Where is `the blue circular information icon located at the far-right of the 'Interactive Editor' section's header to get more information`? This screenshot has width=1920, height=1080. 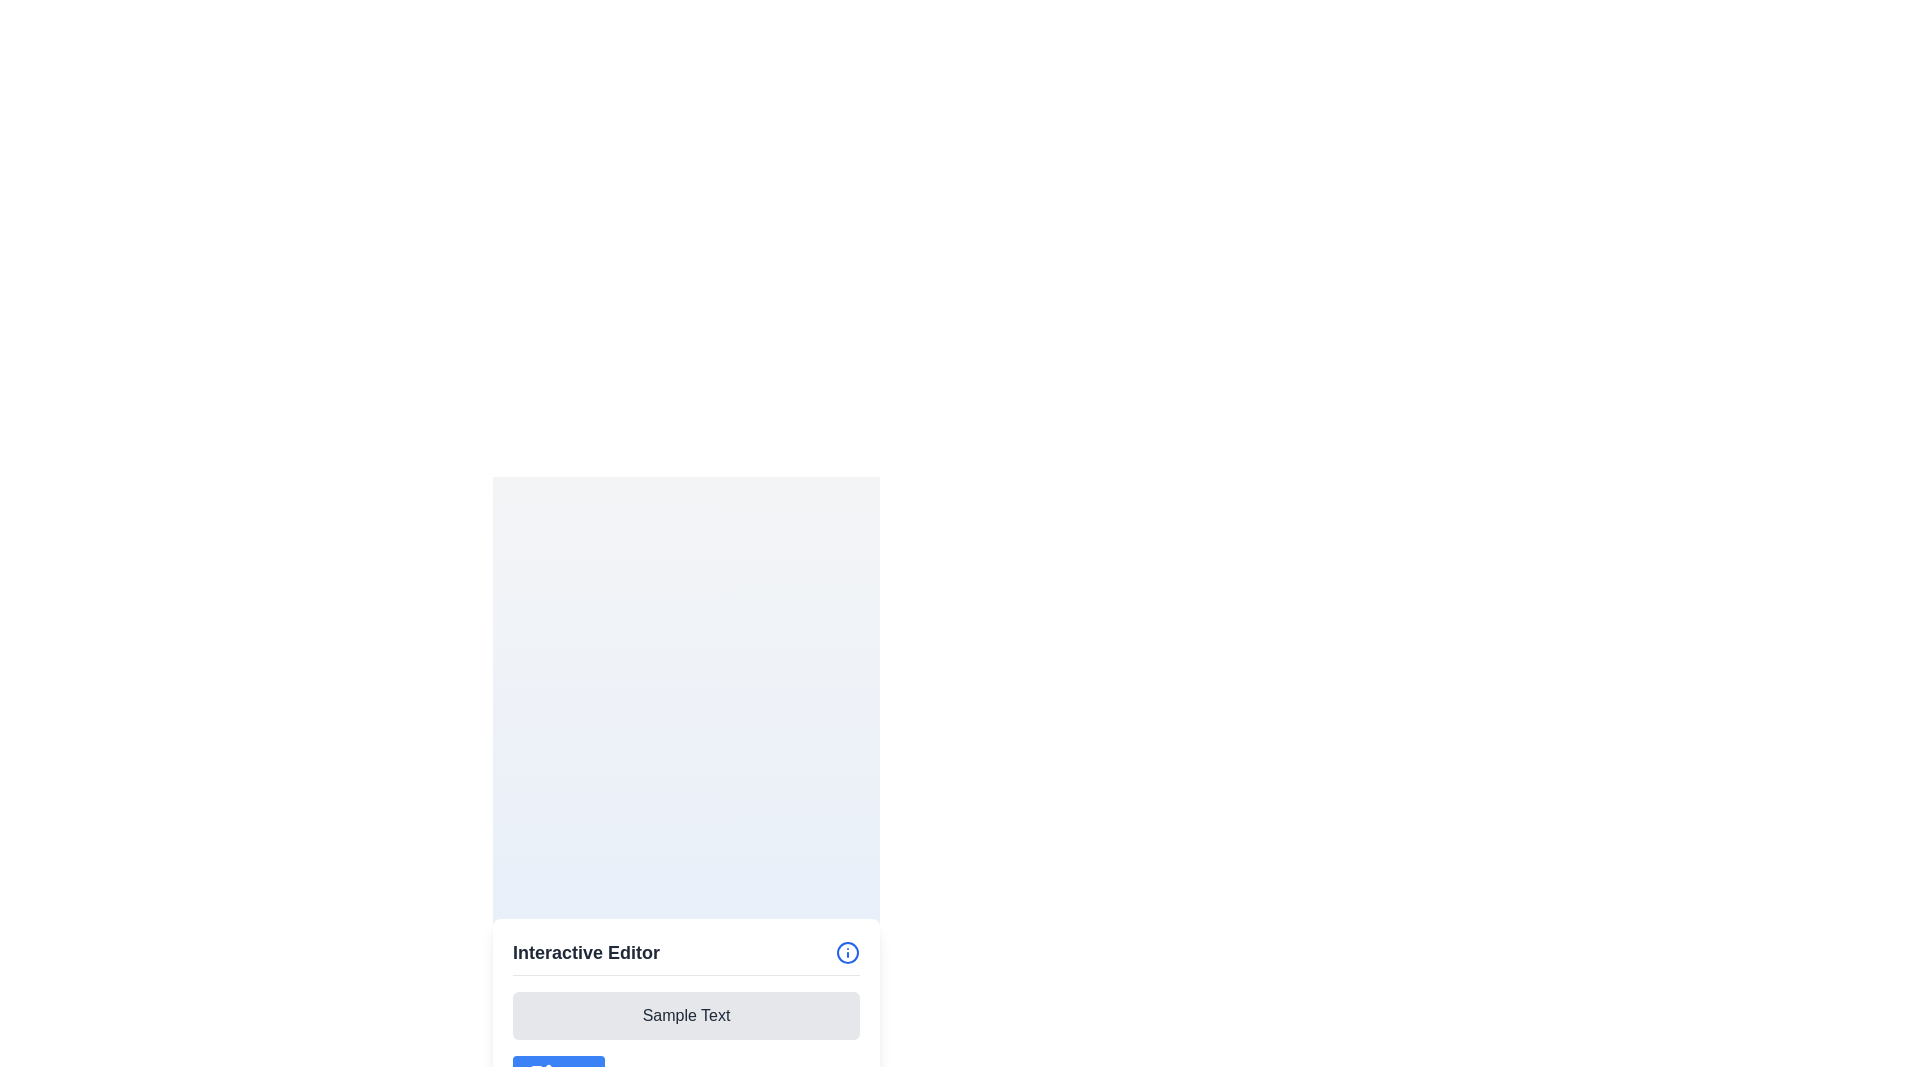
the blue circular information icon located at the far-right of the 'Interactive Editor' section's header to get more information is located at coordinates (848, 951).